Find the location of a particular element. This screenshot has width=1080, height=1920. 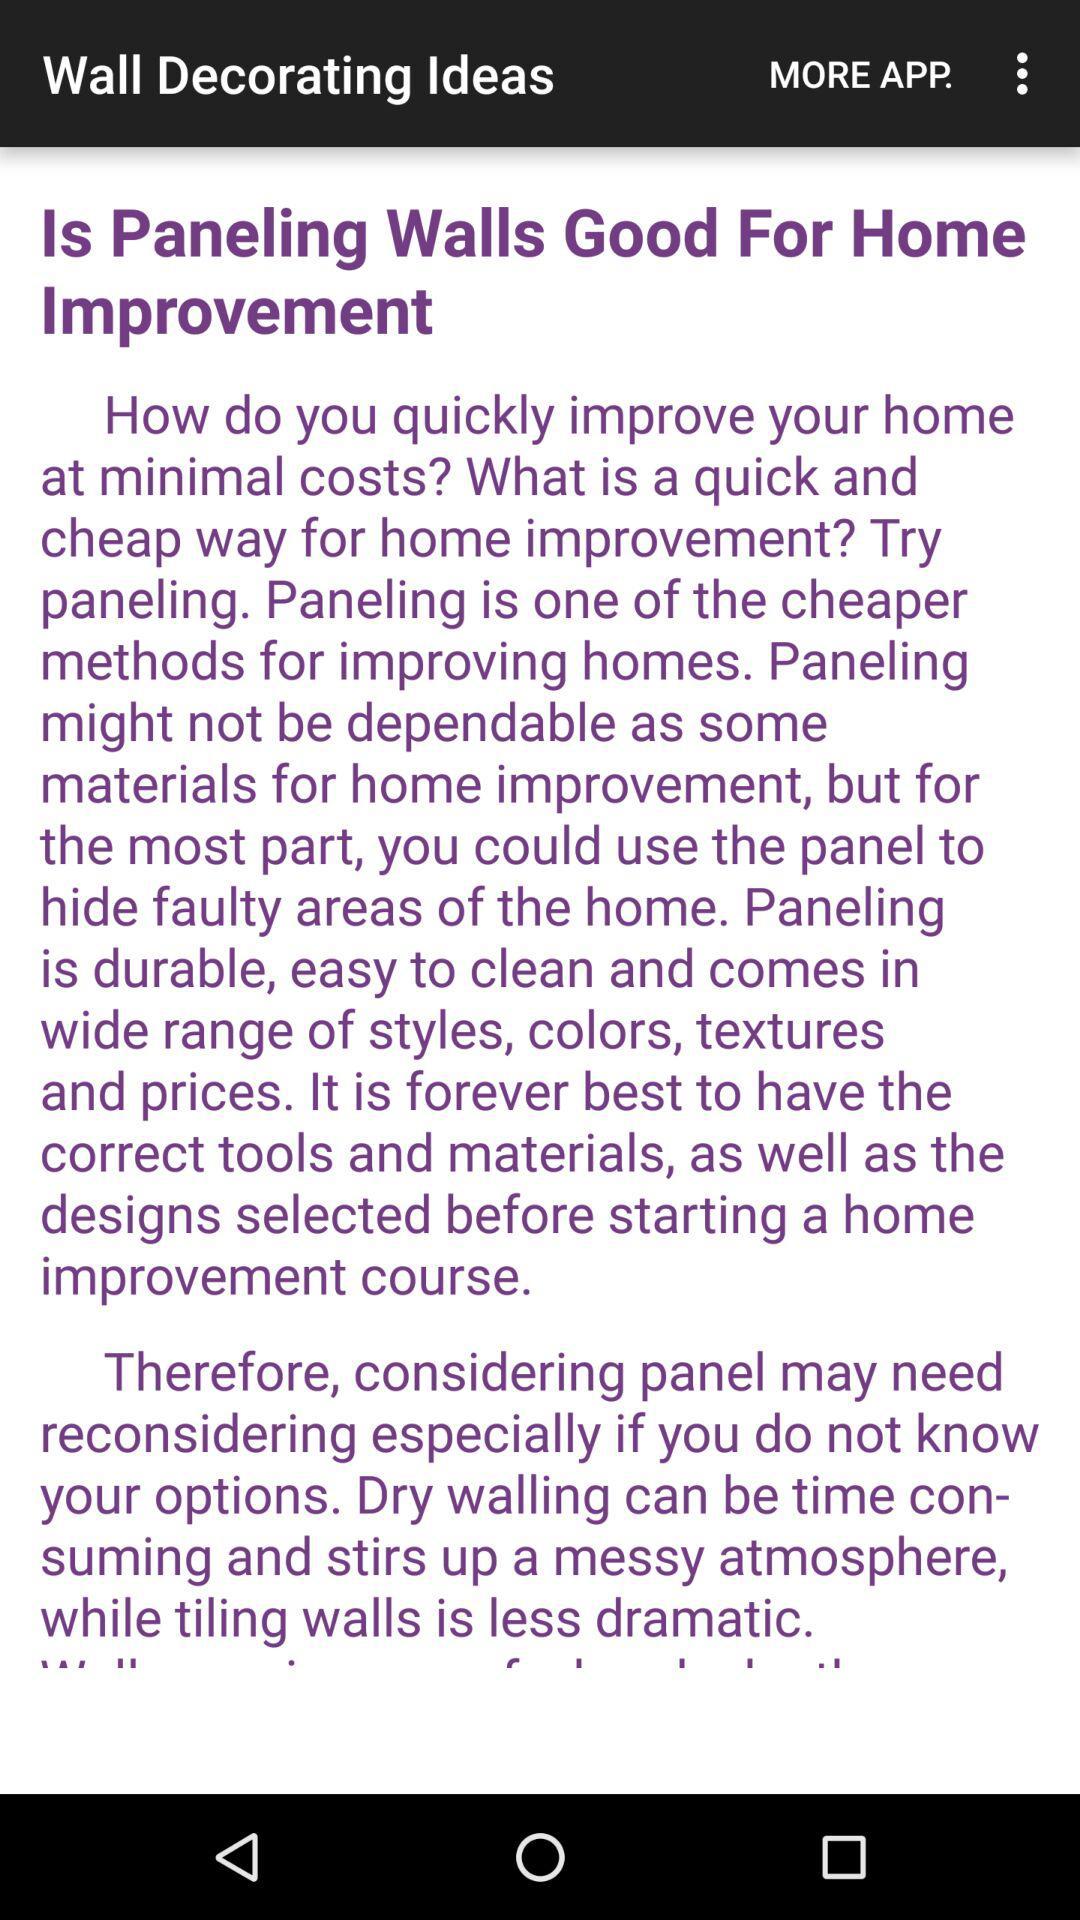

the item next to the wall decorating ideas item is located at coordinates (860, 73).